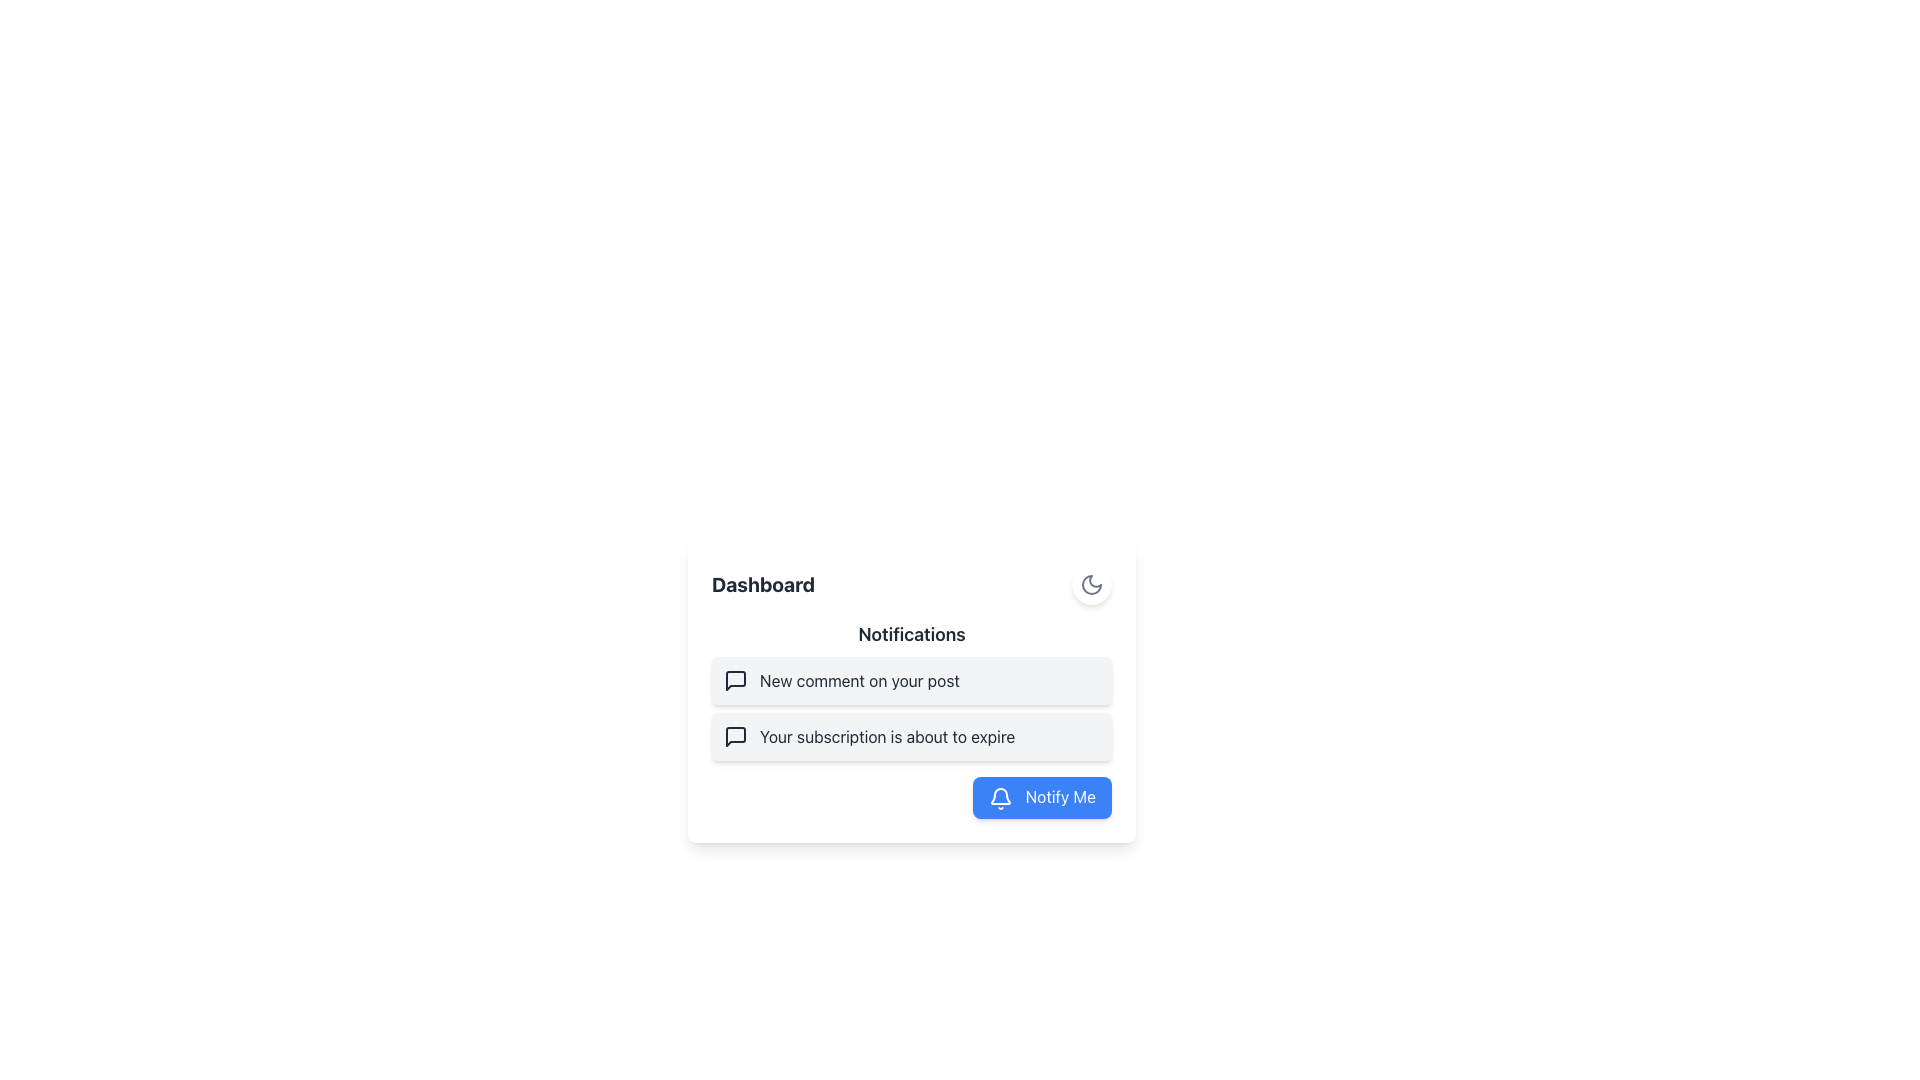  I want to click on the notification subscription button located at the bottom-right corner of the notification panel, so click(1041, 796).